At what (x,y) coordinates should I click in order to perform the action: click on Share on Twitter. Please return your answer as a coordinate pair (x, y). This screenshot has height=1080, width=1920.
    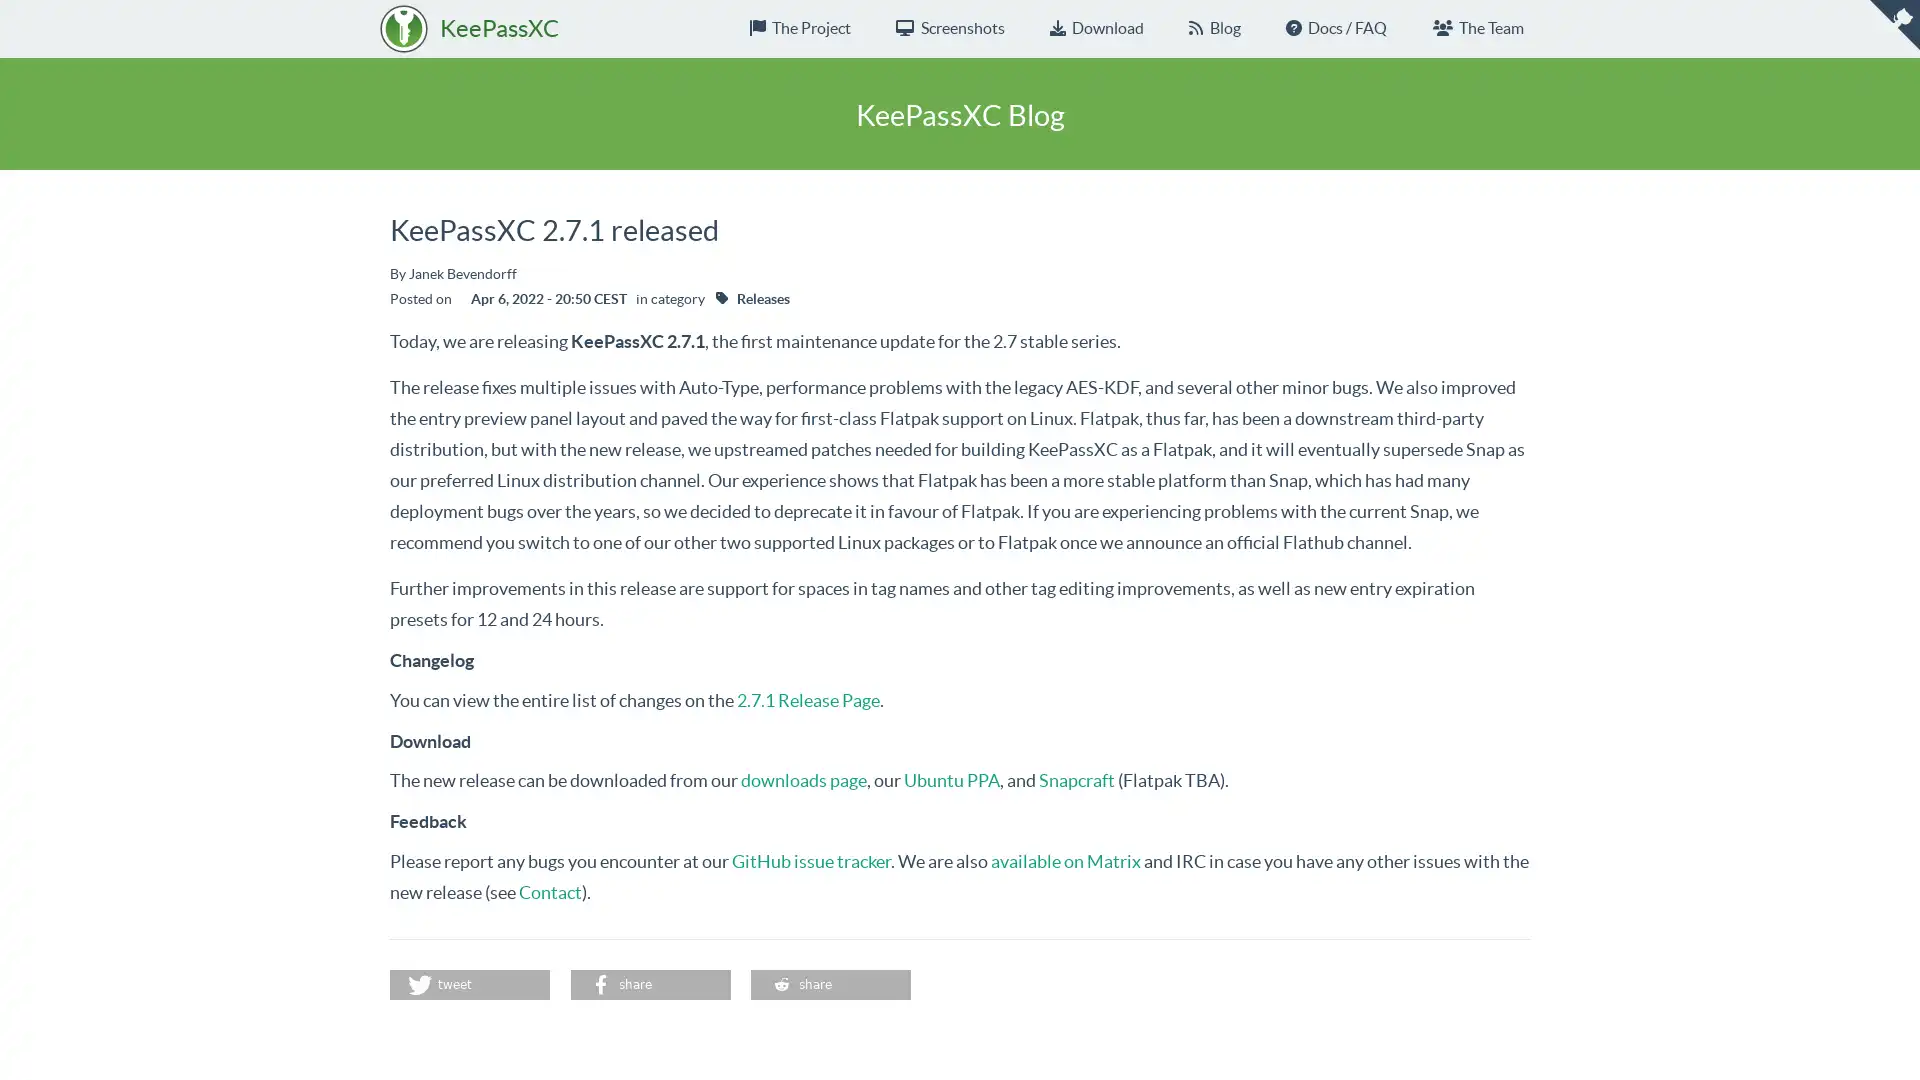
    Looking at the image, I should click on (469, 983).